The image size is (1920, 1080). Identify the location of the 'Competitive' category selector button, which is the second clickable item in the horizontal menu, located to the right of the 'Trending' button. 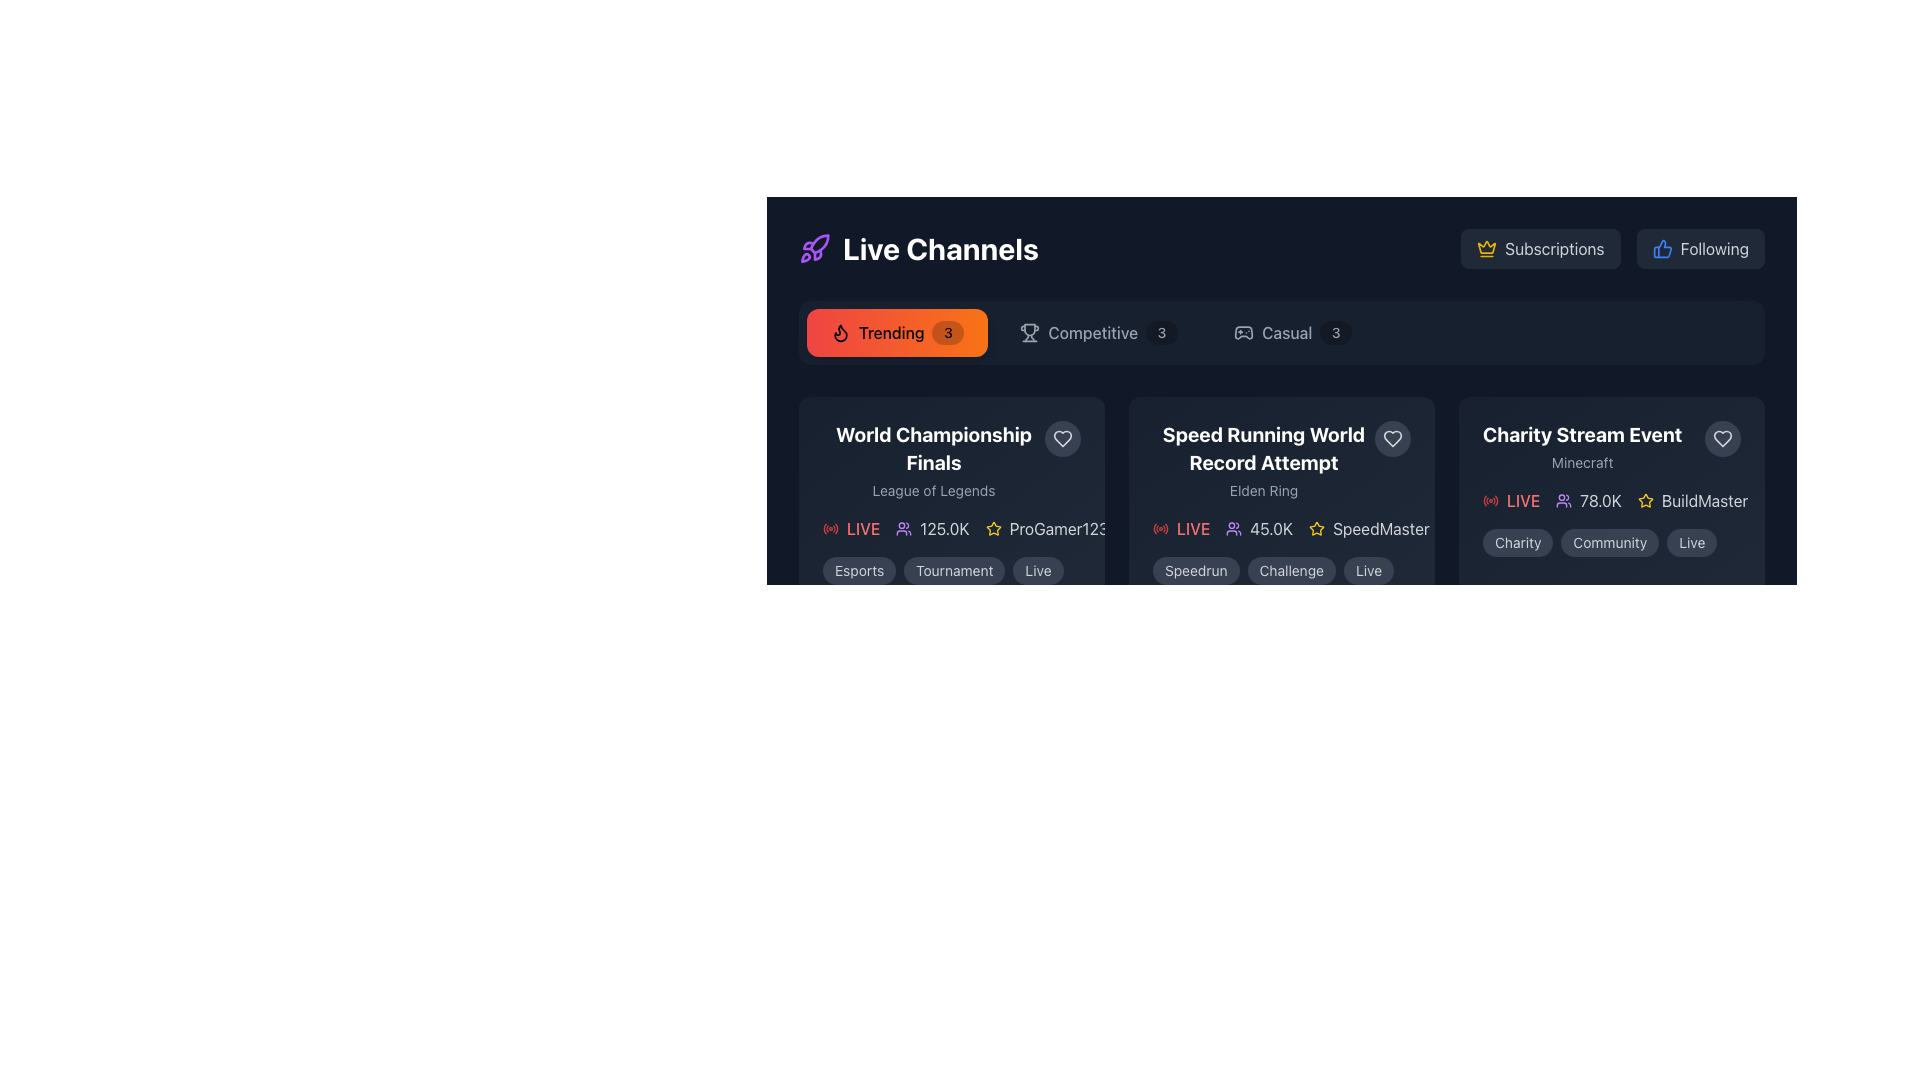
(1098, 331).